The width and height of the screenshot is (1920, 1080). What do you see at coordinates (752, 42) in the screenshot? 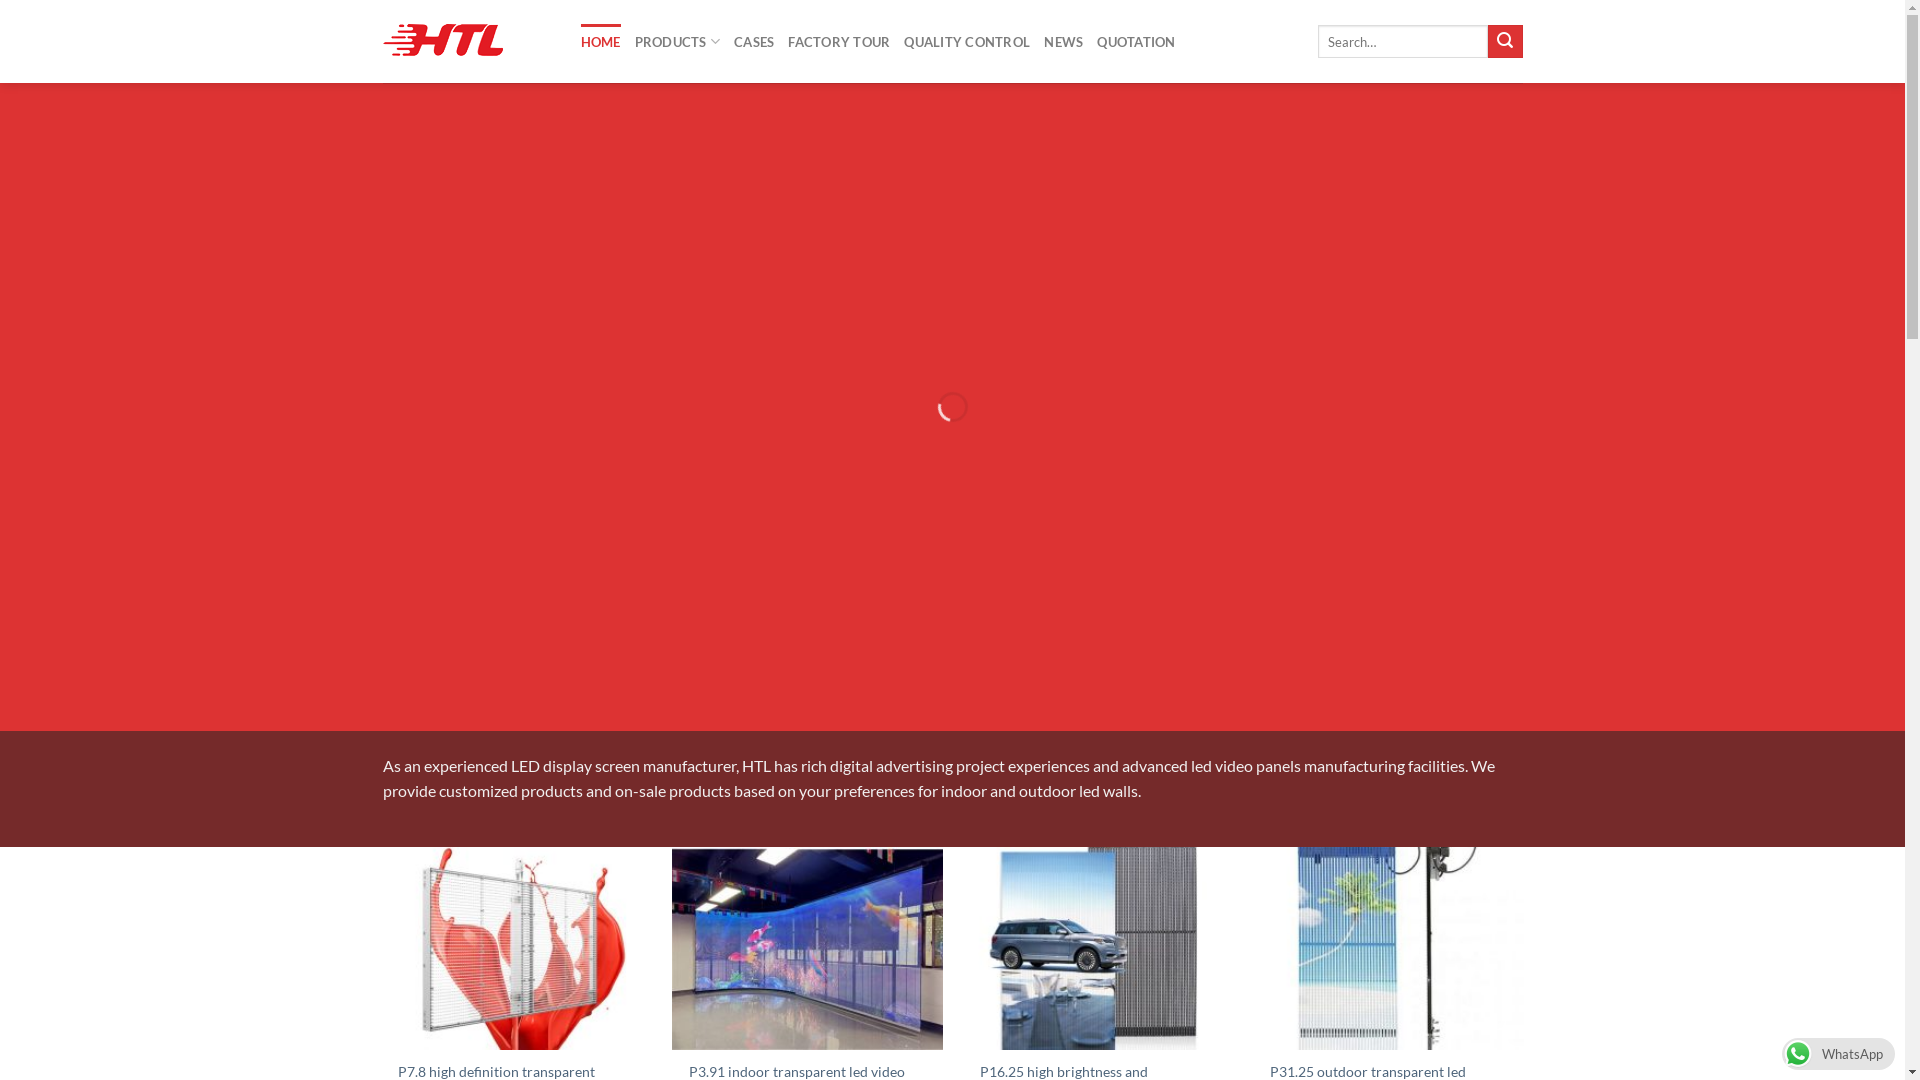
I see `'CASES'` at bounding box center [752, 42].